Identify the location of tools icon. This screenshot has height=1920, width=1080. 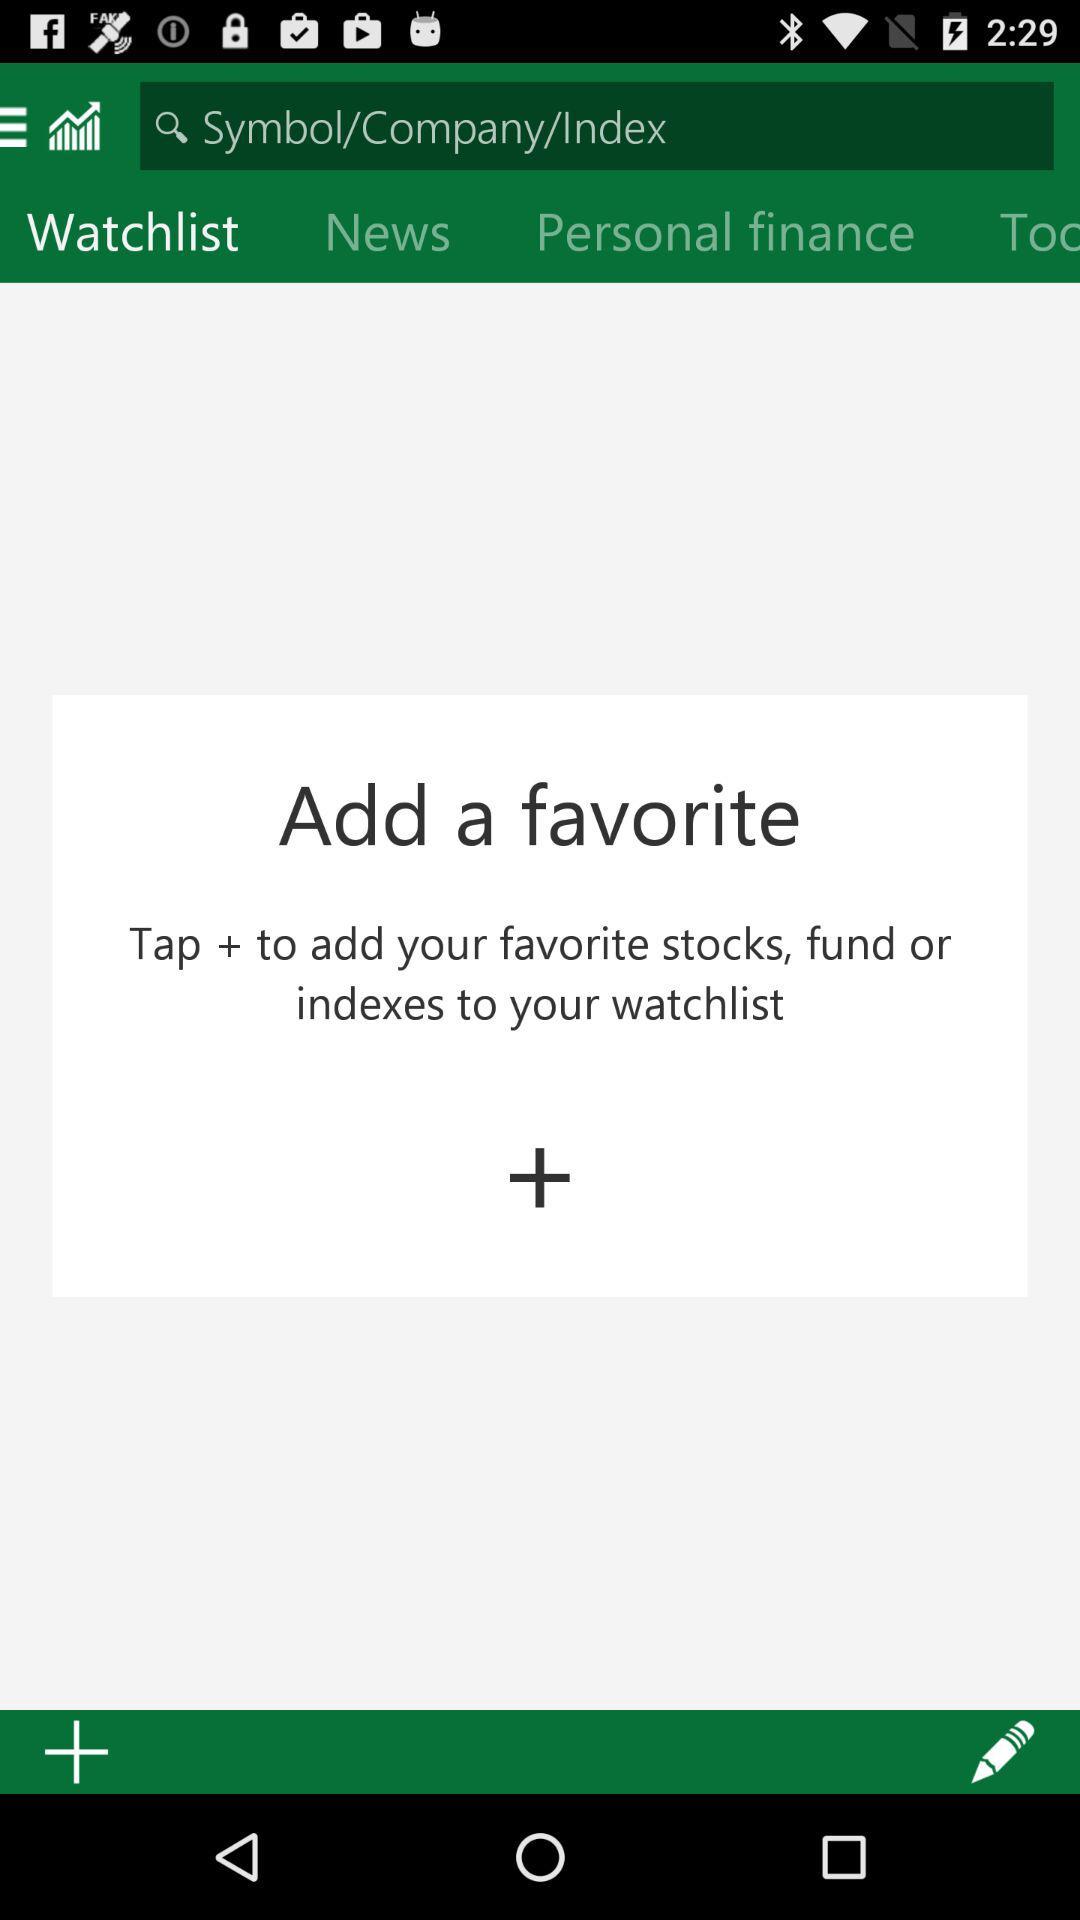
(1026, 235).